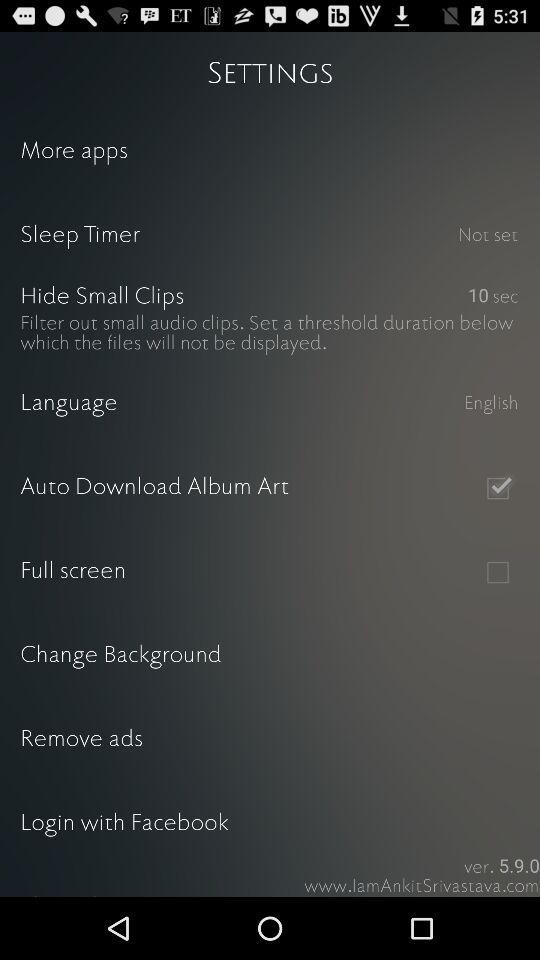 This screenshot has height=960, width=540. Describe the element at coordinates (270, 880) in the screenshot. I see `share the app item` at that location.